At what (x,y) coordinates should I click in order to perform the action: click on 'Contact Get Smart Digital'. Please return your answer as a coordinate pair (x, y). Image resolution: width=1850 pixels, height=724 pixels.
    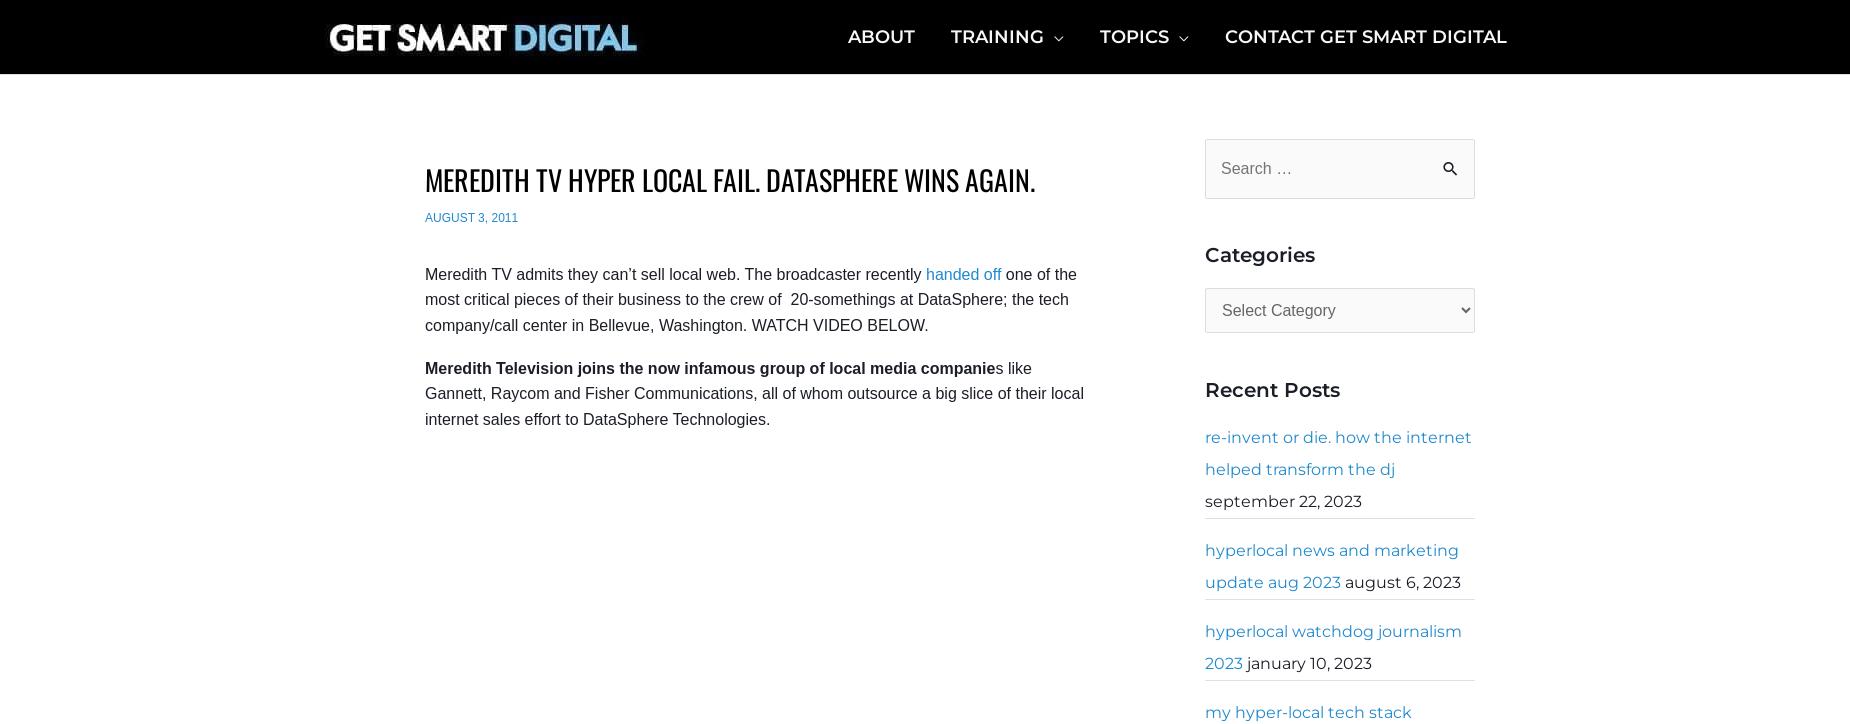
    Looking at the image, I should click on (1224, 36).